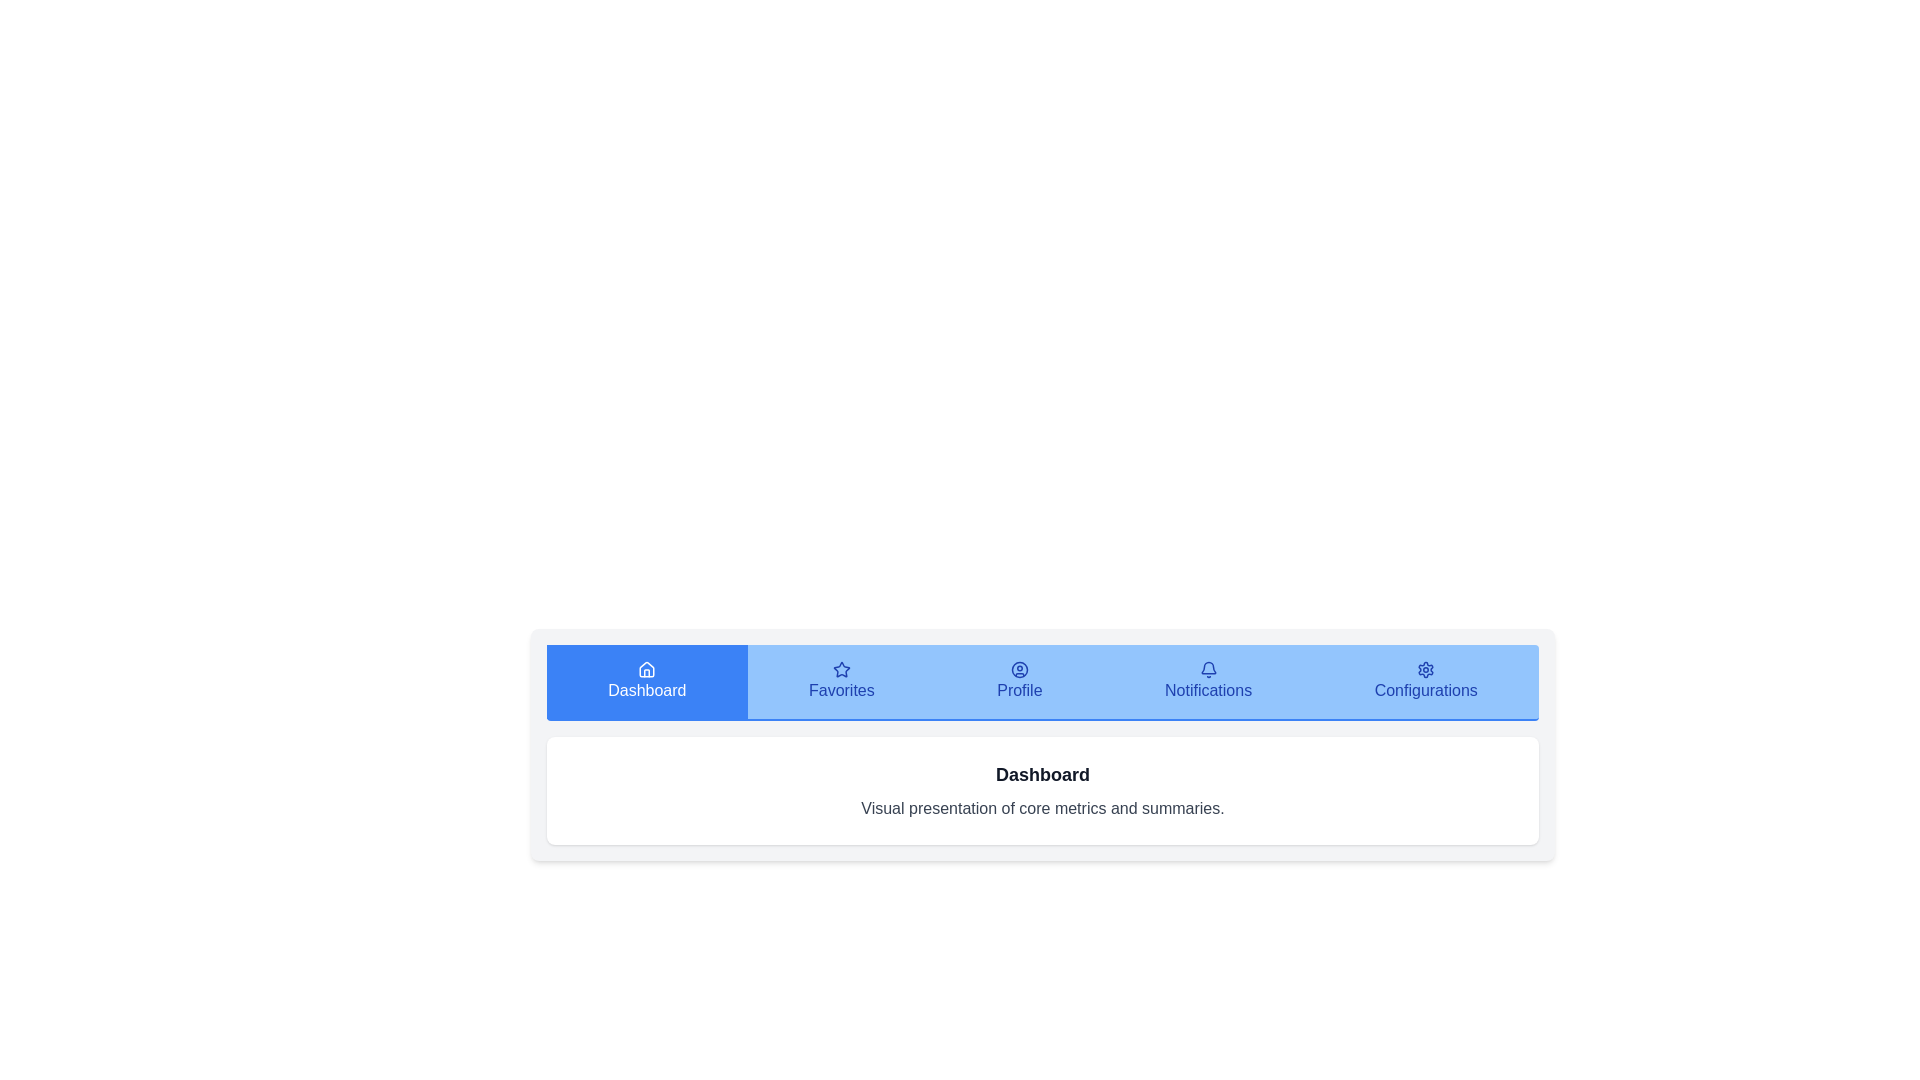 This screenshot has height=1080, width=1920. What do you see at coordinates (647, 681) in the screenshot?
I see `the tab corresponding to Dashboard` at bounding box center [647, 681].